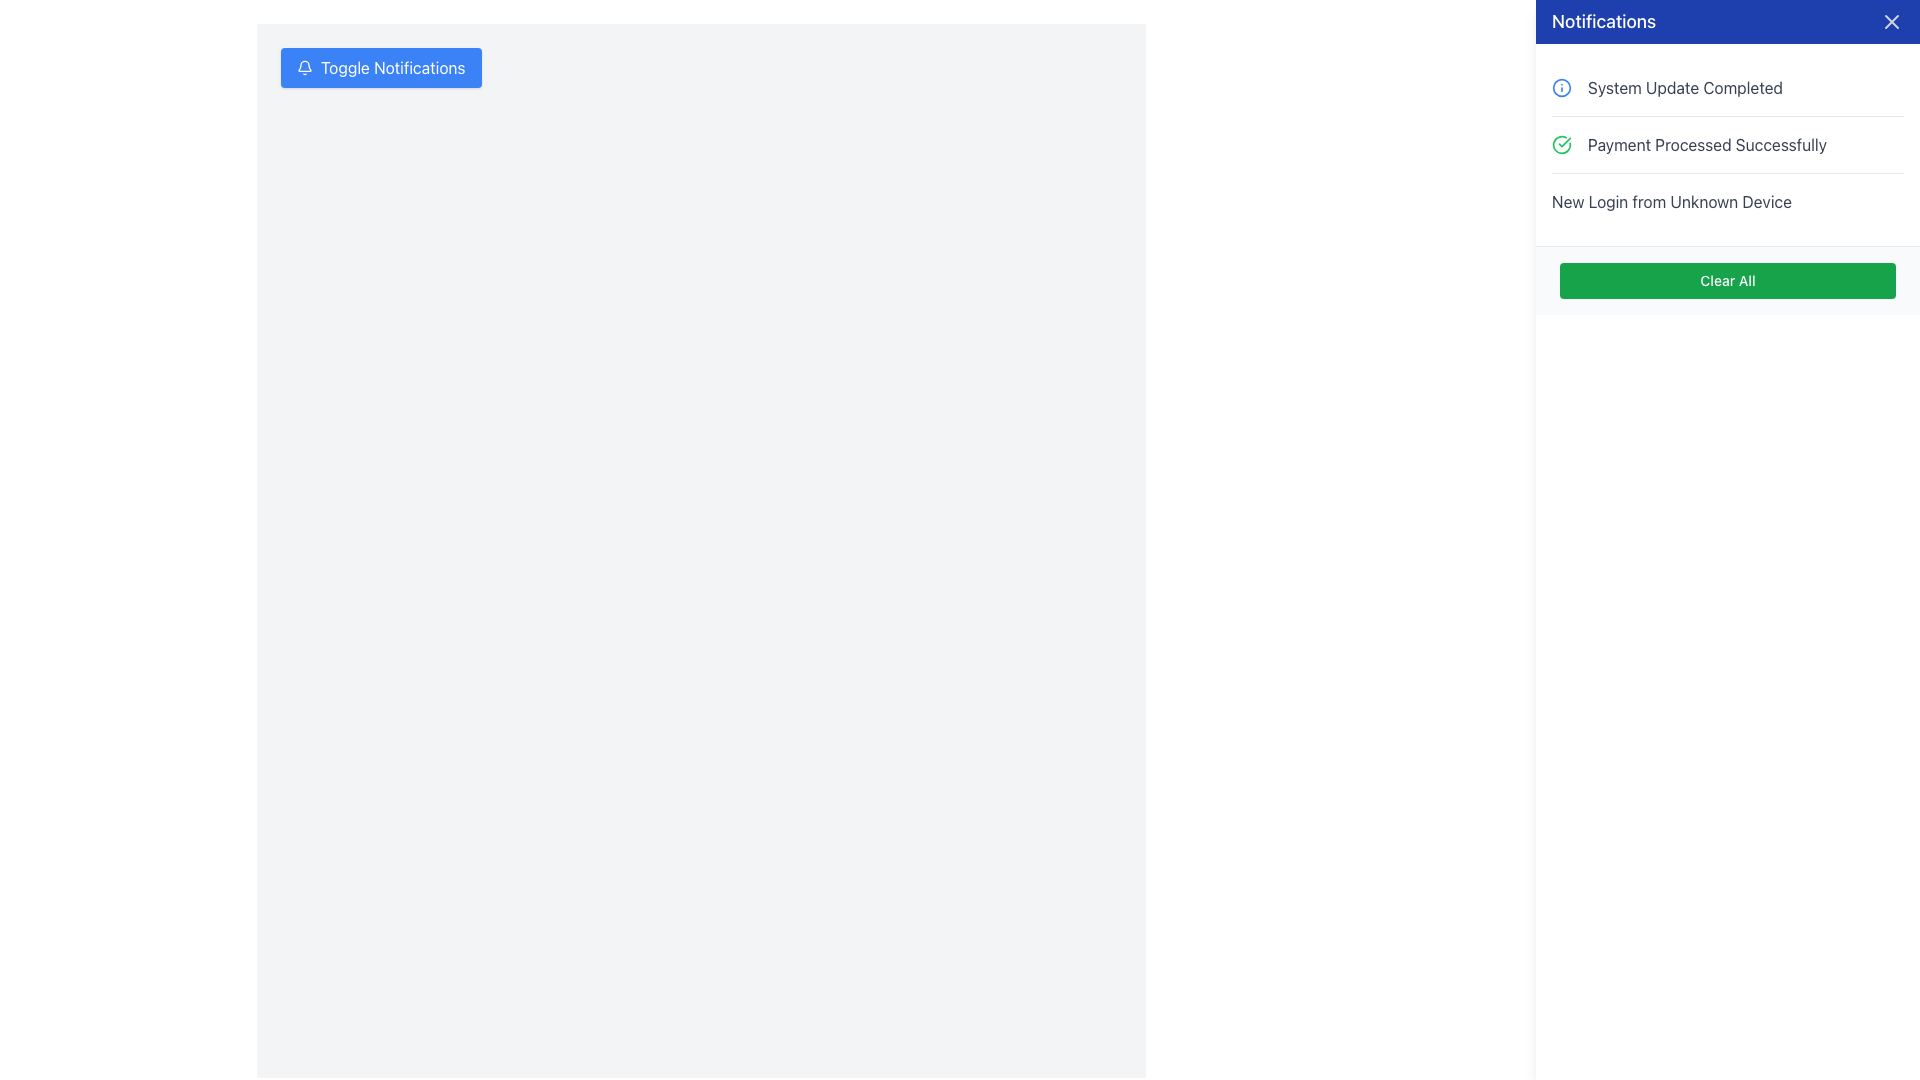 The width and height of the screenshot is (1920, 1080). I want to click on the close button located on the far right side of the notifications panel header, so click(1890, 22).